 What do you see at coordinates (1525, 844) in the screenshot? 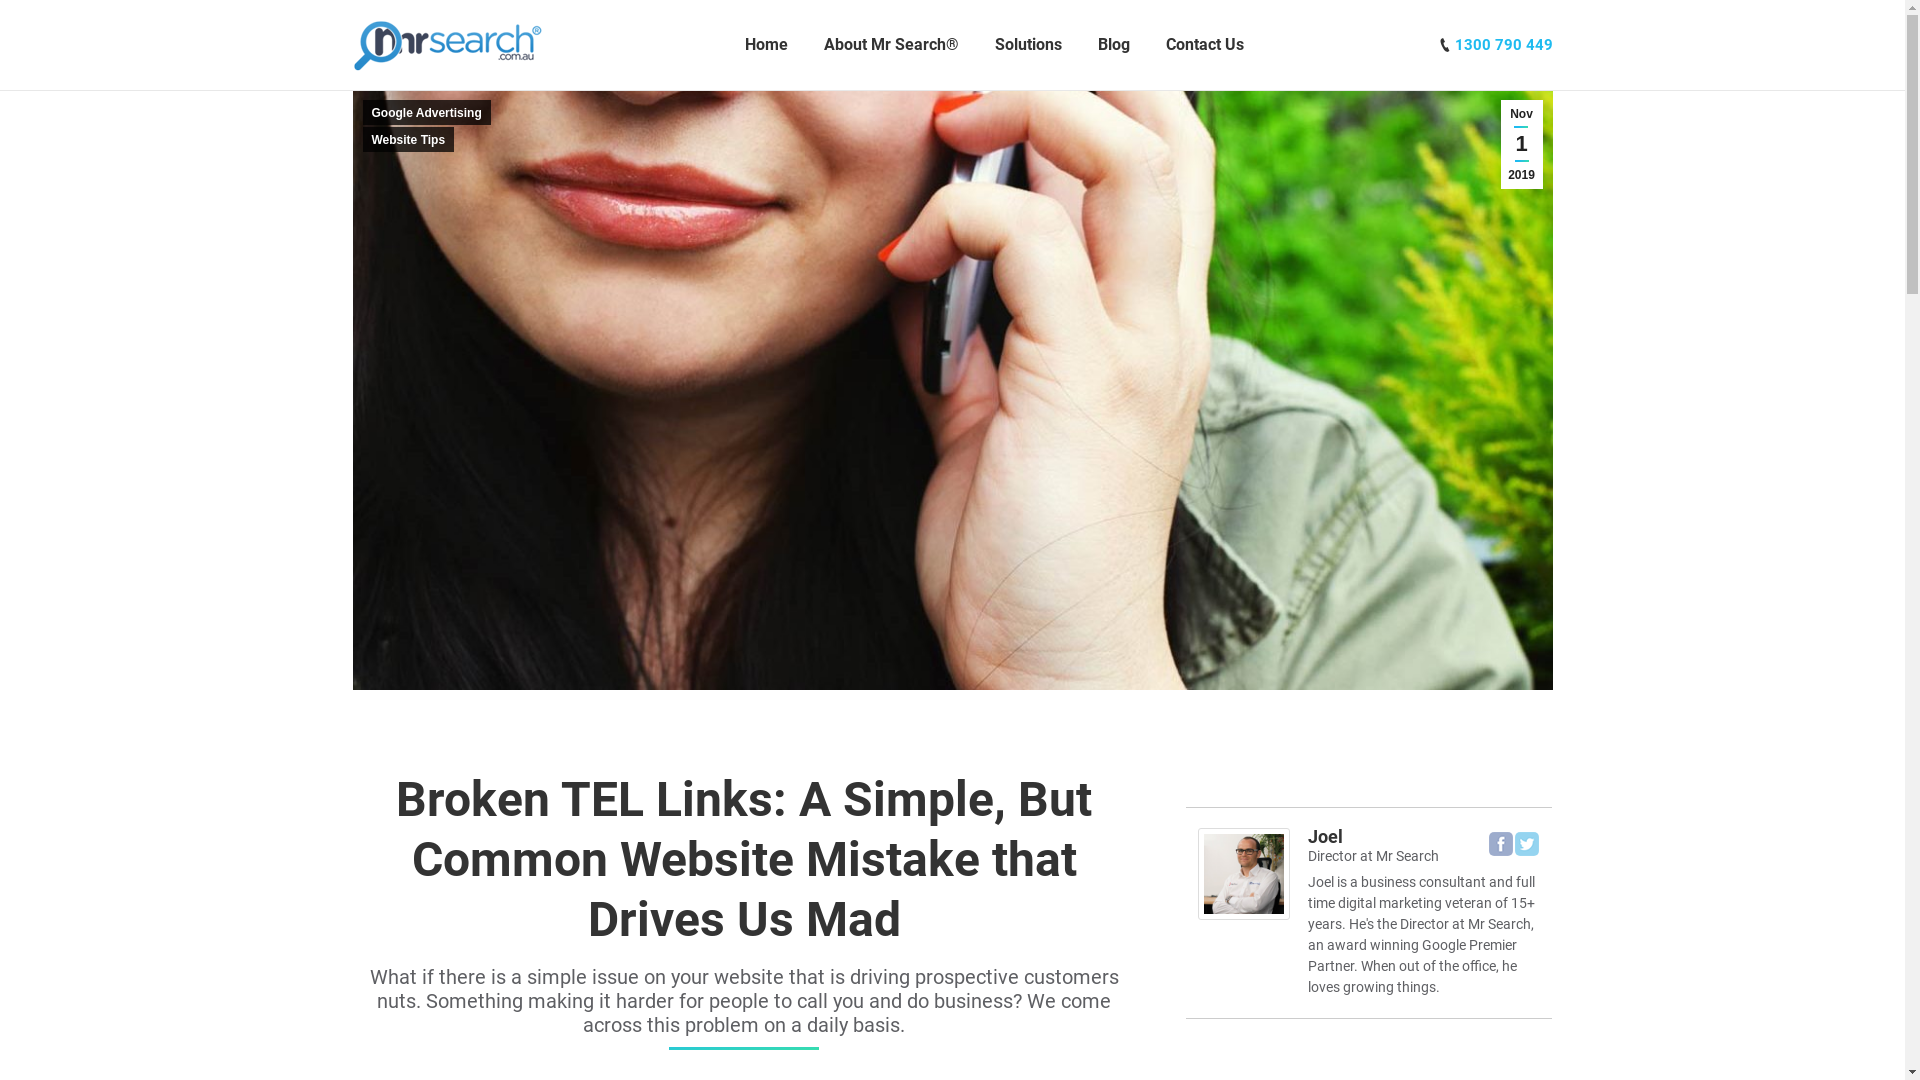
I see `'Twitter'` at bounding box center [1525, 844].